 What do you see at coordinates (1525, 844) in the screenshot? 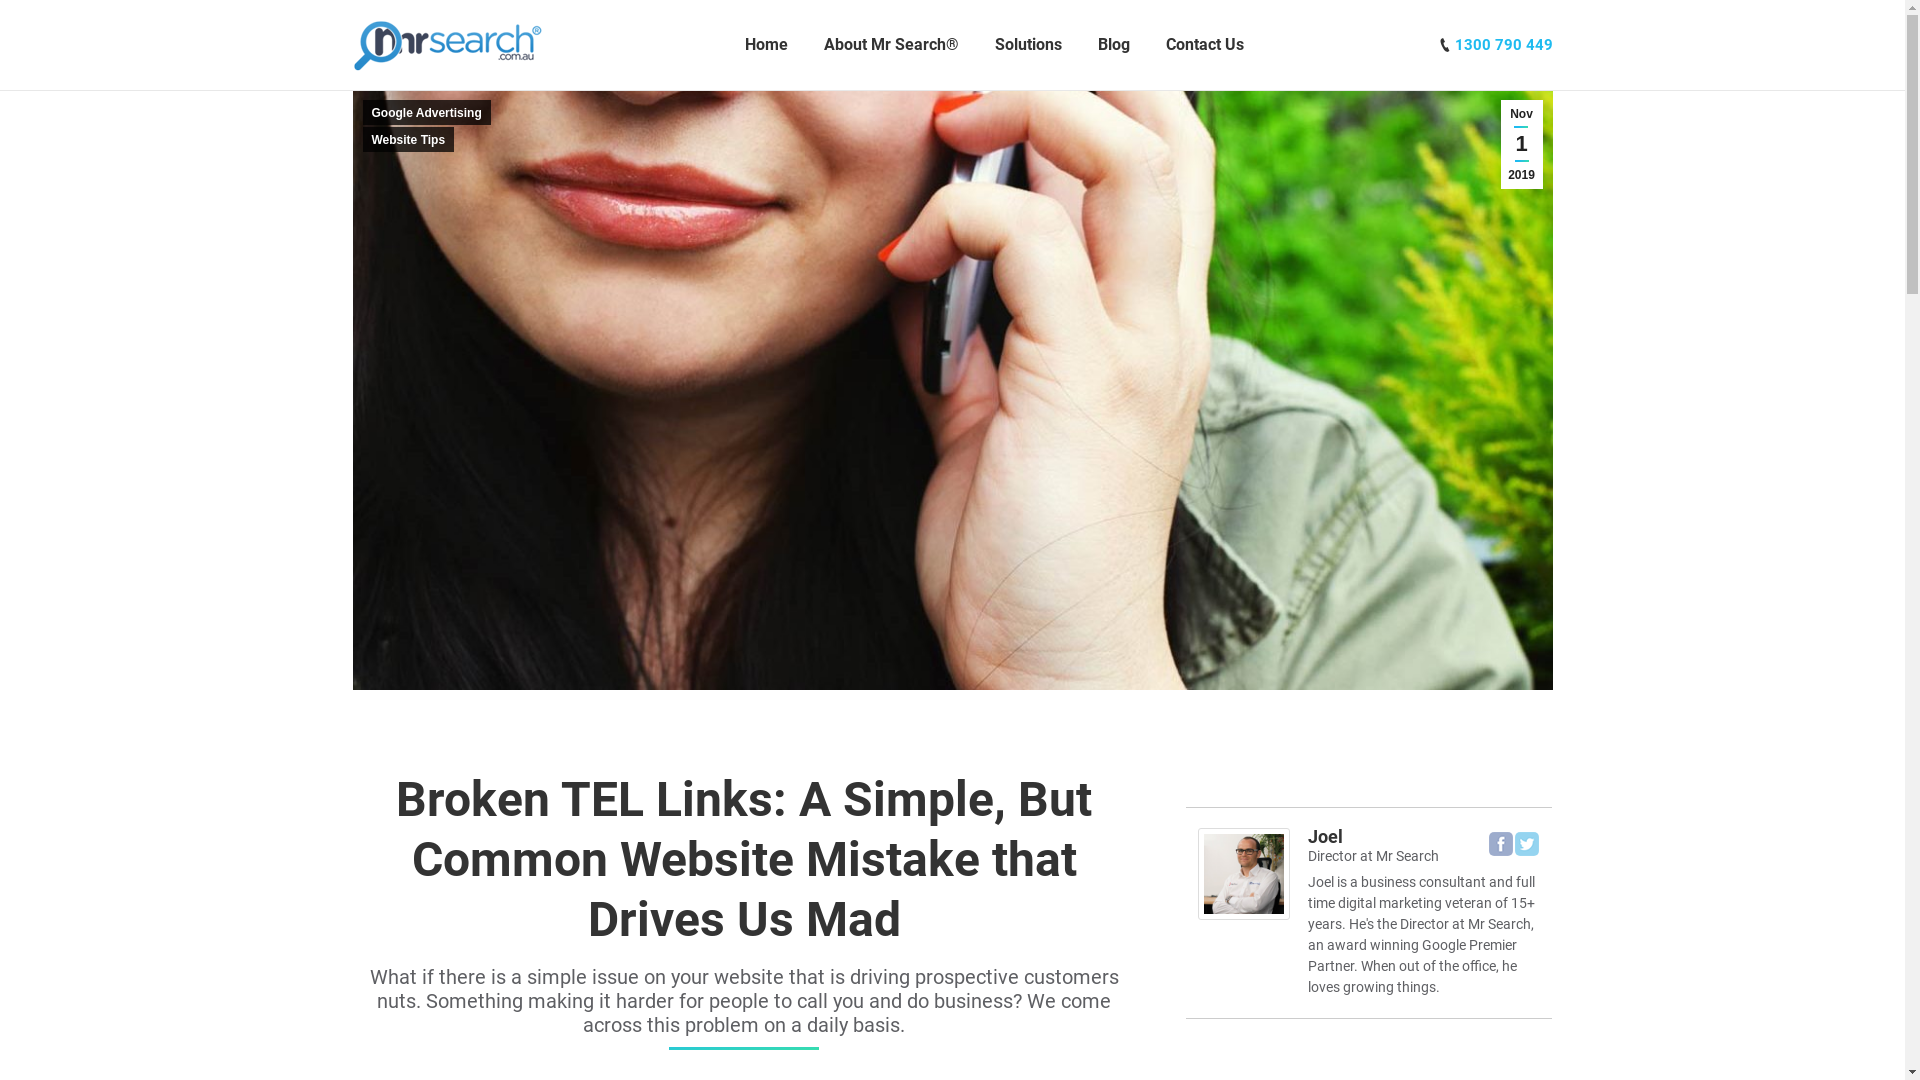
I see `'Twitter'` at bounding box center [1525, 844].